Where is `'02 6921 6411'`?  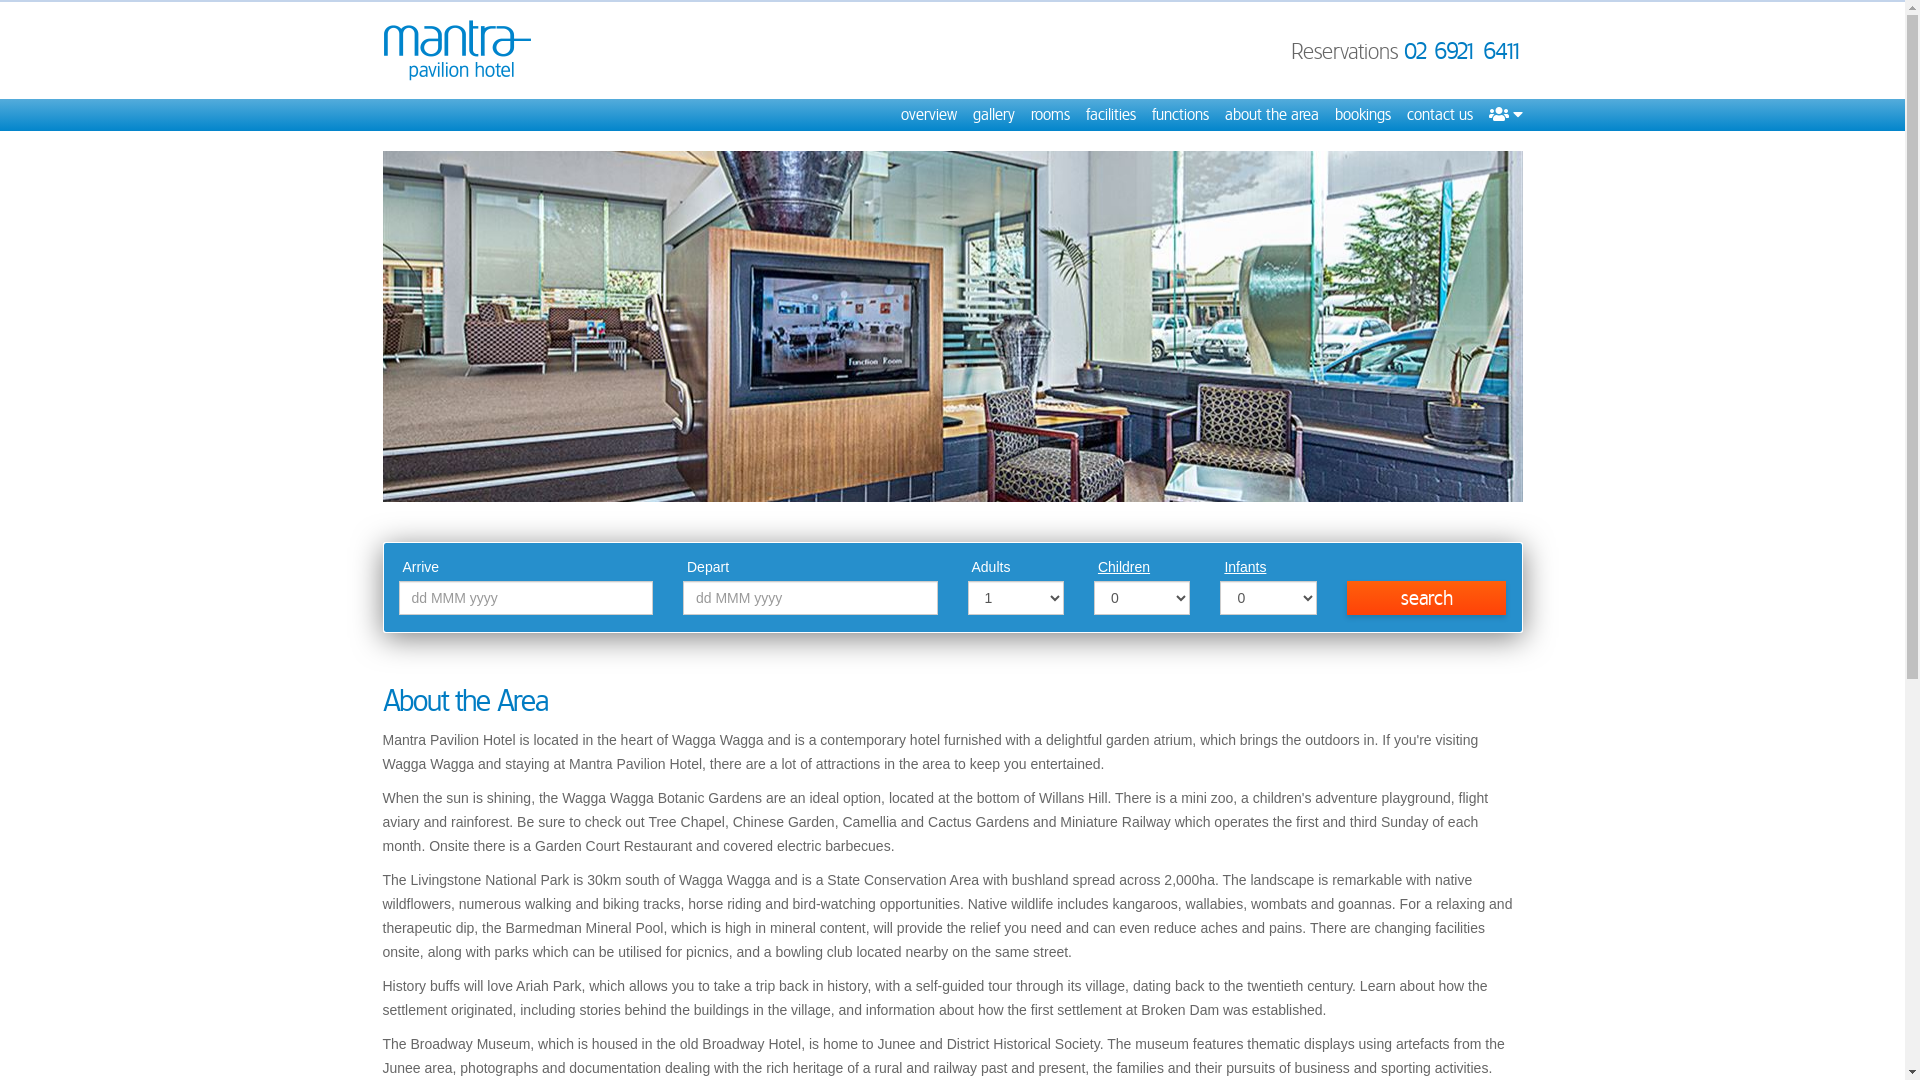 '02 6921 6411' is located at coordinates (1463, 49).